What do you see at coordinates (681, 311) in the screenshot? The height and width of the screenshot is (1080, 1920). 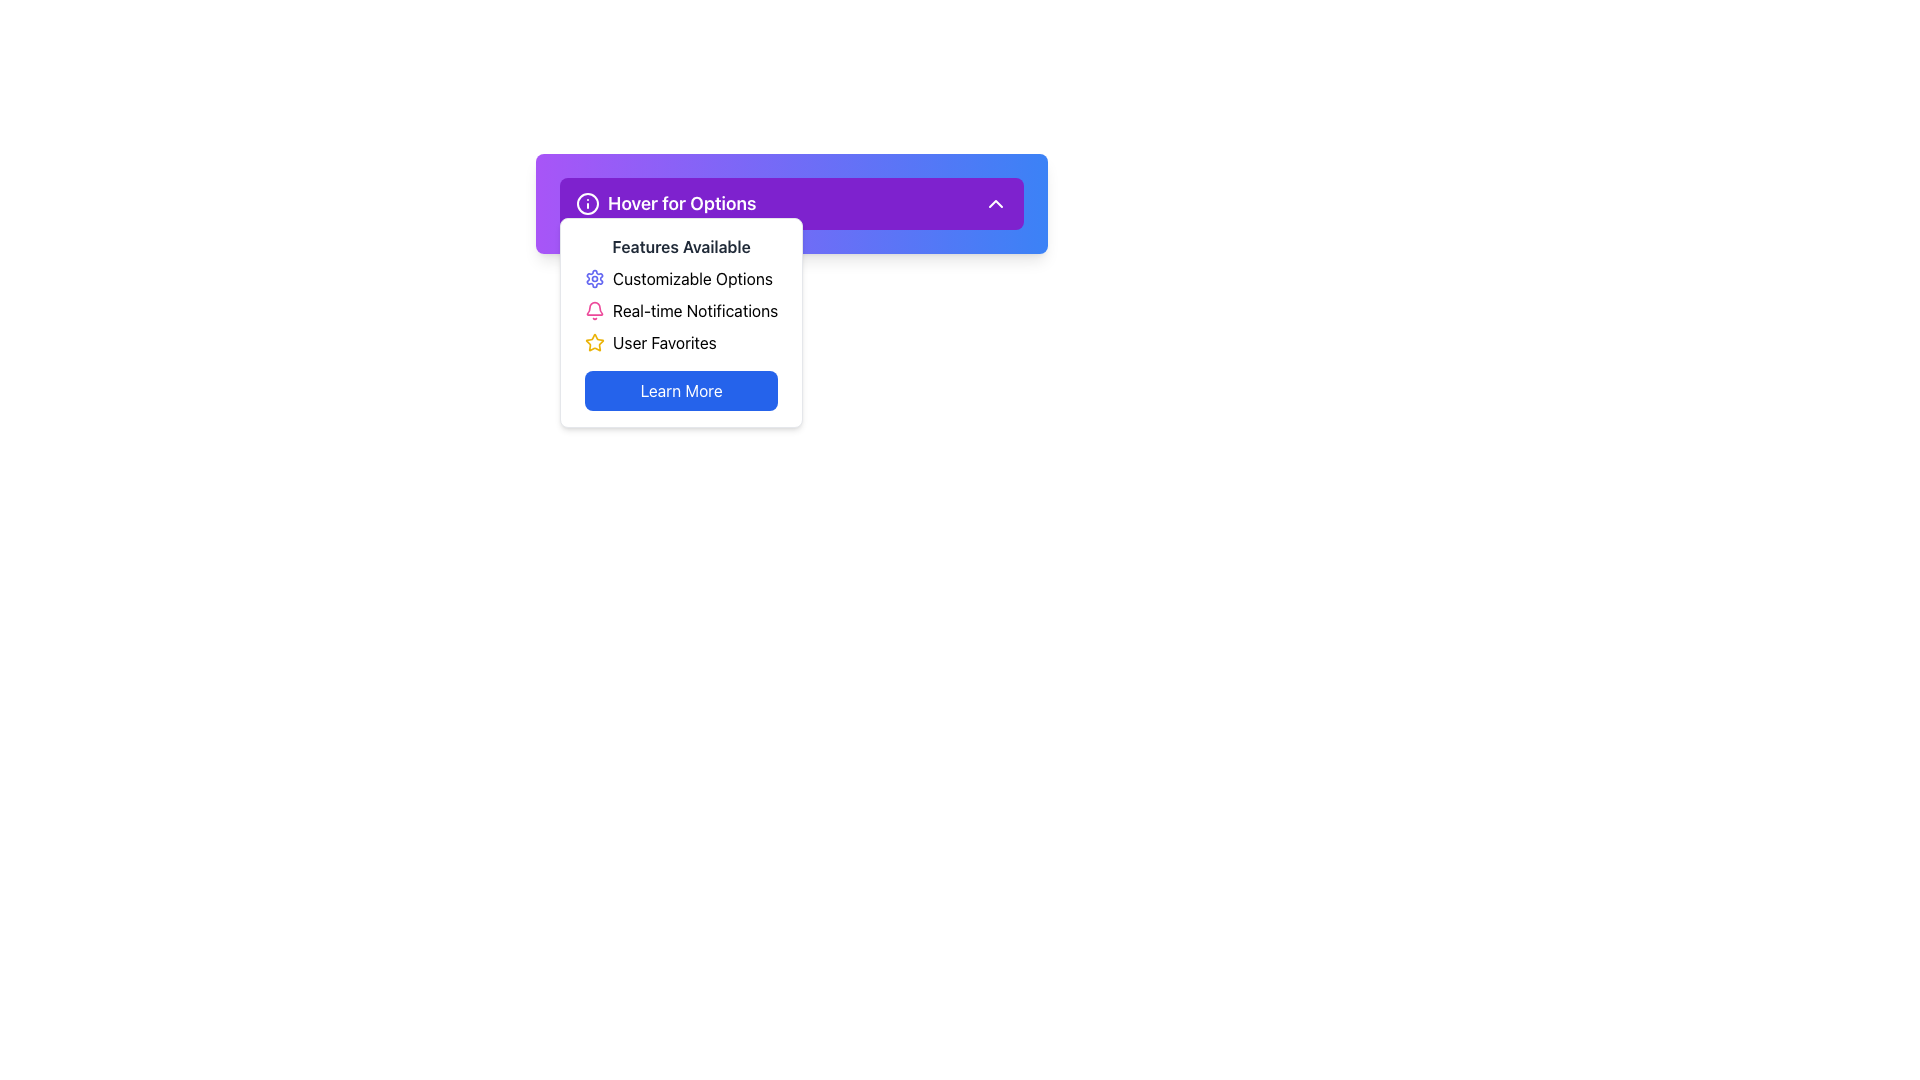 I see `the second item in the Menu list, which has the icon of a bell and the text 'Real-time Notifications'` at bounding box center [681, 311].